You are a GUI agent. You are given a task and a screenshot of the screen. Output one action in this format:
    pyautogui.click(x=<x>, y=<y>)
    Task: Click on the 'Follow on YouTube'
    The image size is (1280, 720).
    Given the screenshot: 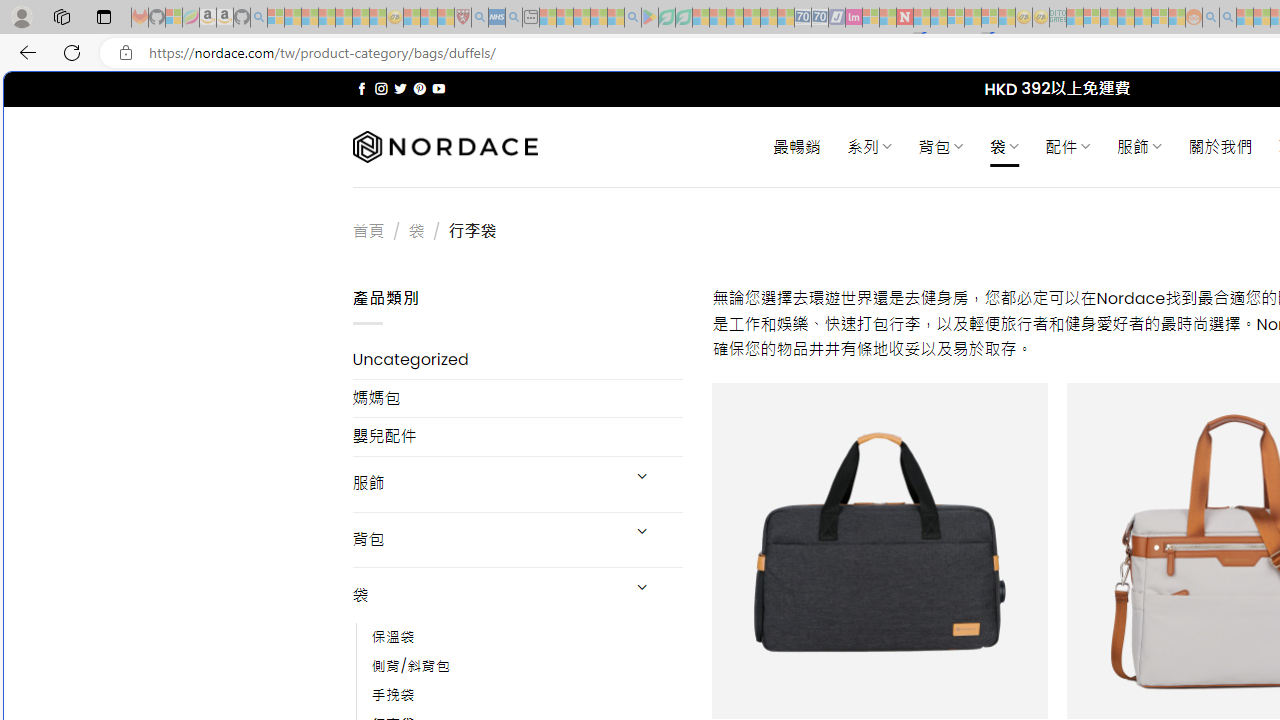 What is the action you would take?
    pyautogui.click(x=438, y=88)
    